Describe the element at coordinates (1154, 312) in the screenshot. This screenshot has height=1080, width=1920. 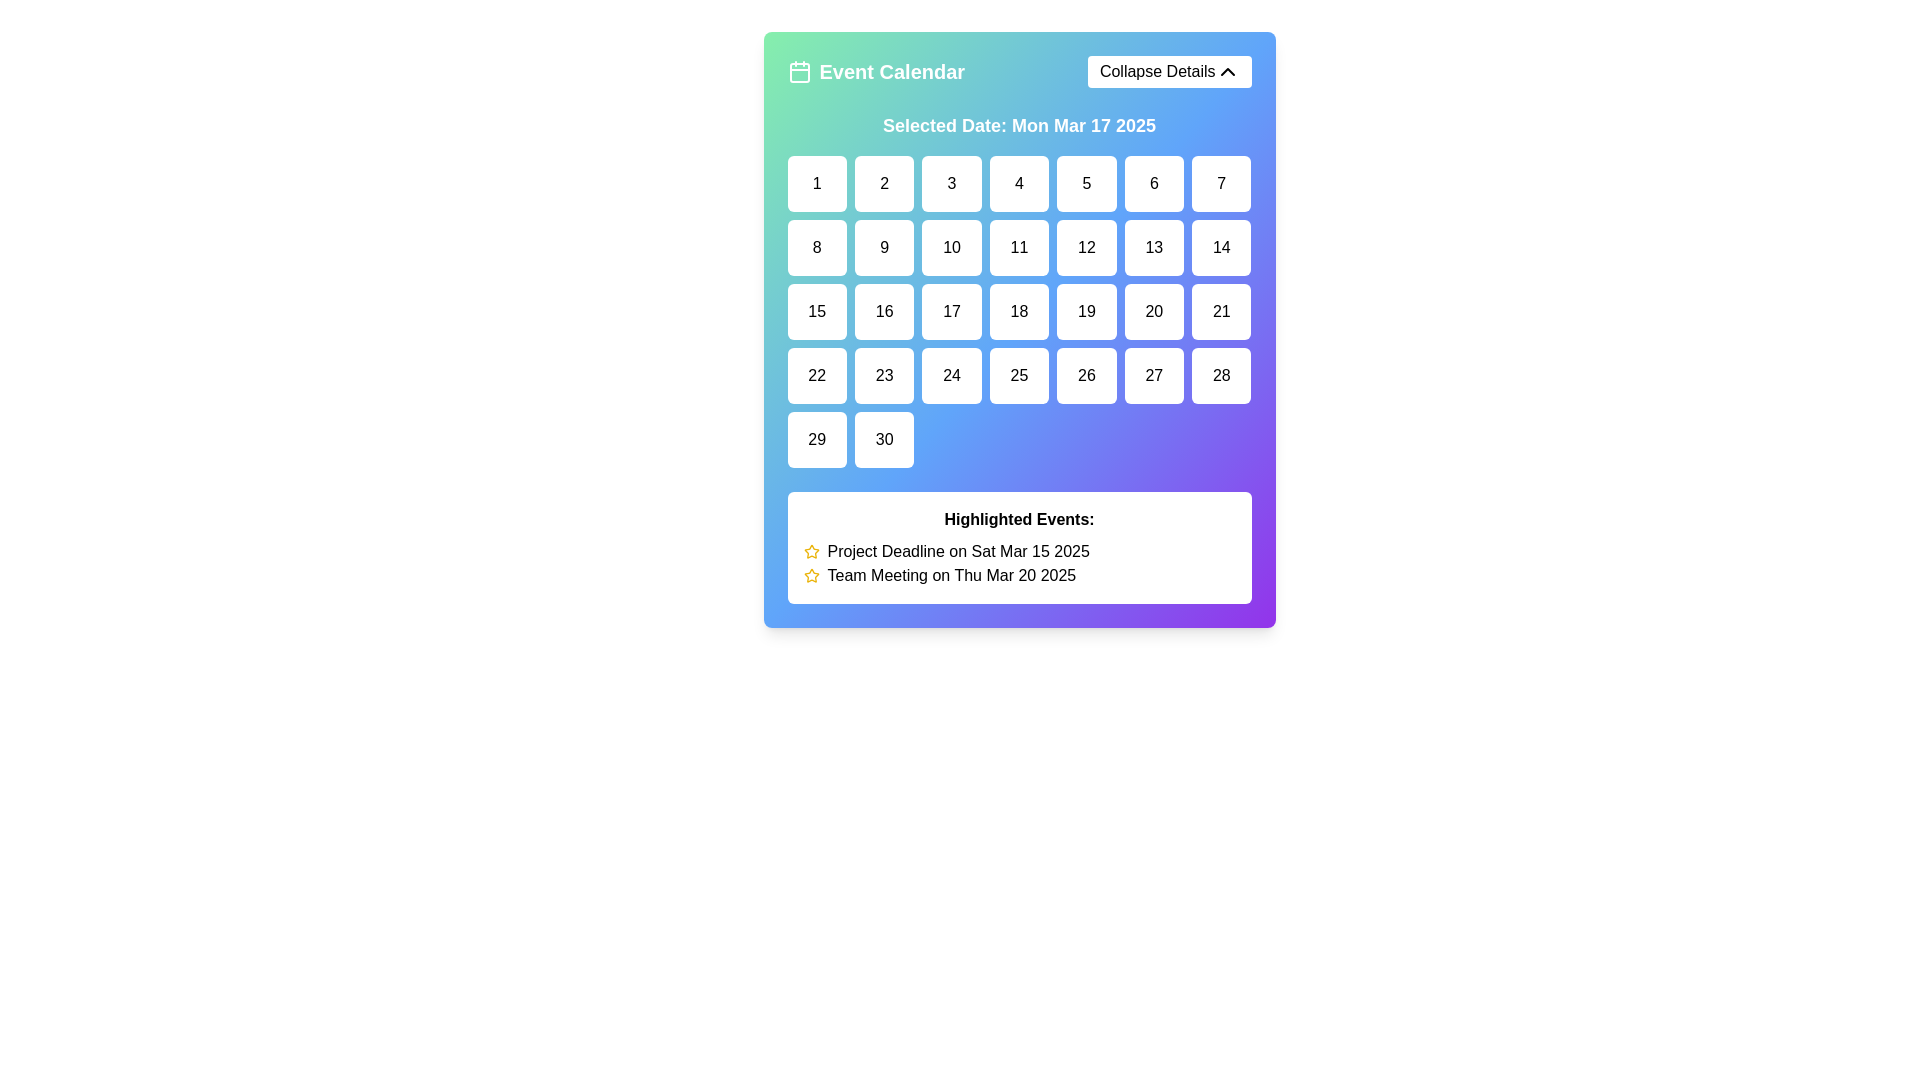
I see `the calendar date button representing the date 20, located in the third row and sixth column of the calendar grid` at that location.